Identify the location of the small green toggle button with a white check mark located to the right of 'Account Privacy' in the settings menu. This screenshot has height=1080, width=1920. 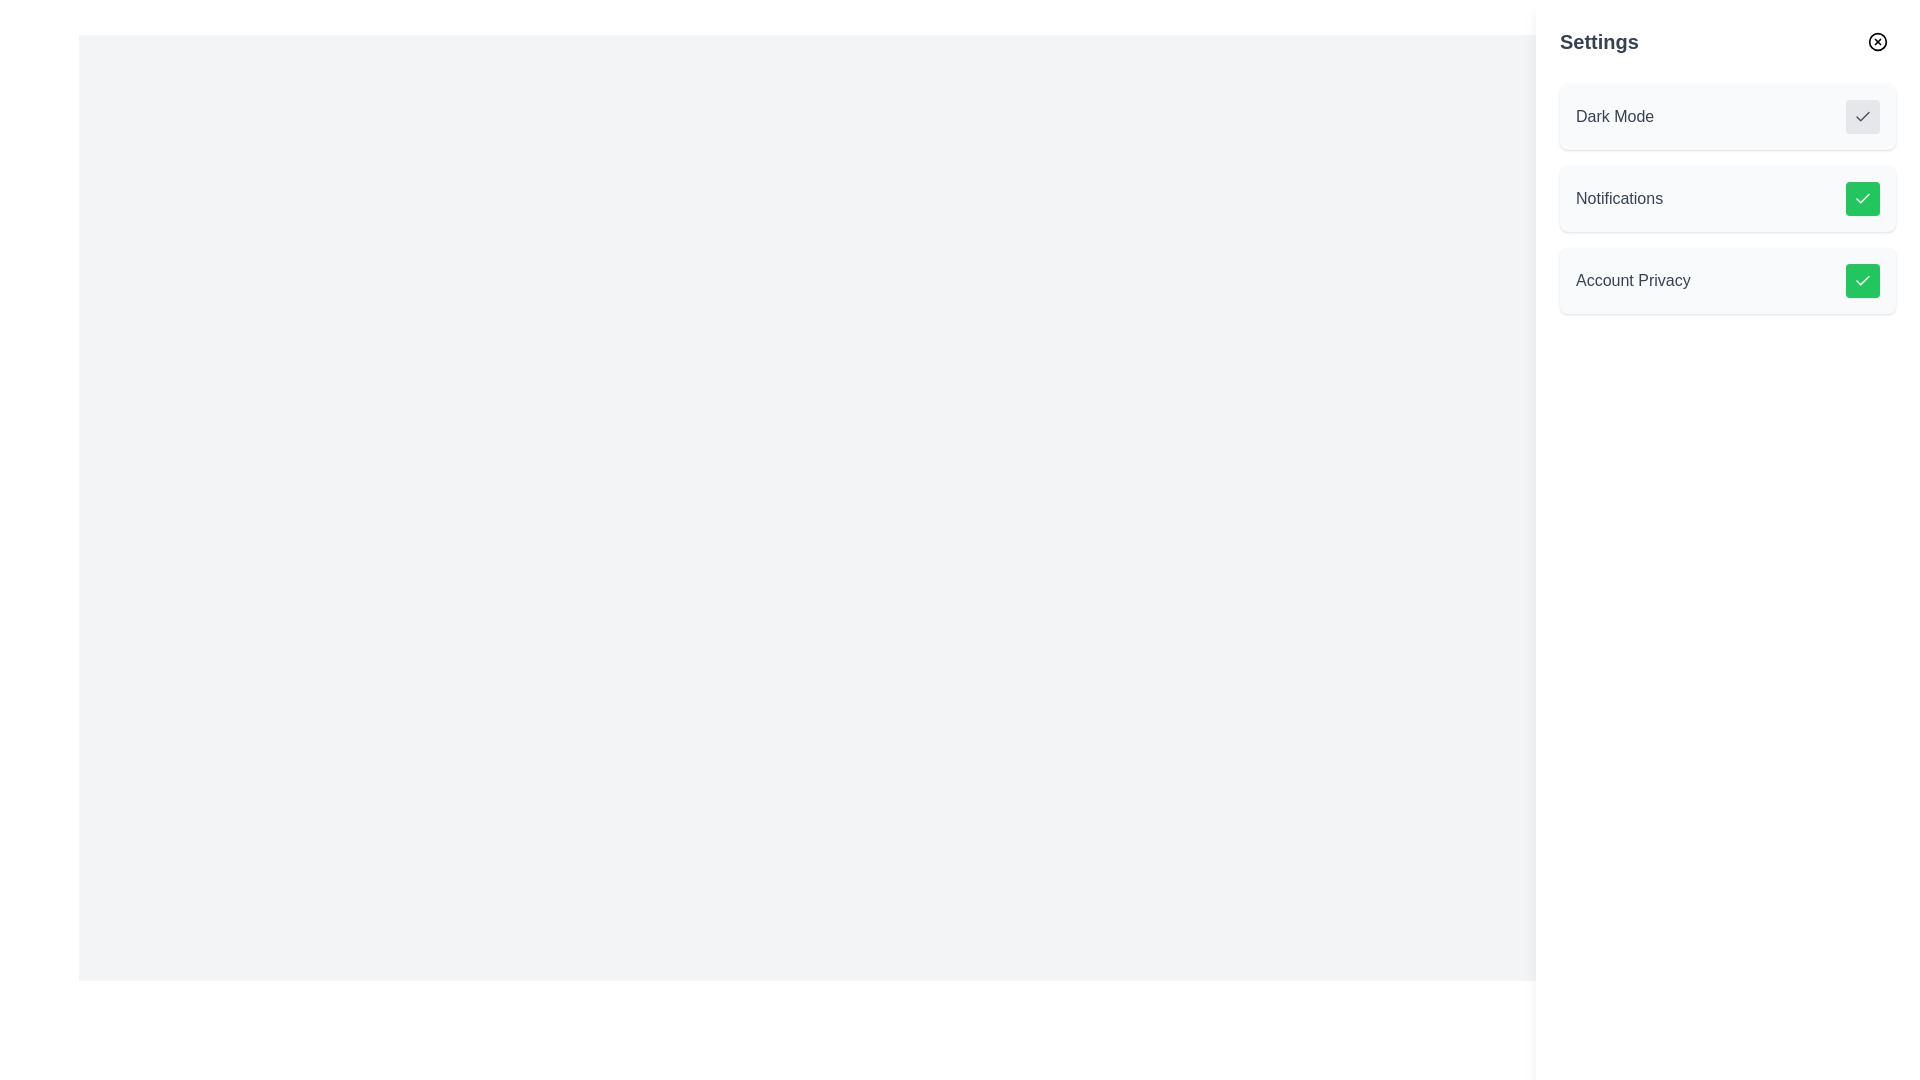
(1861, 281).